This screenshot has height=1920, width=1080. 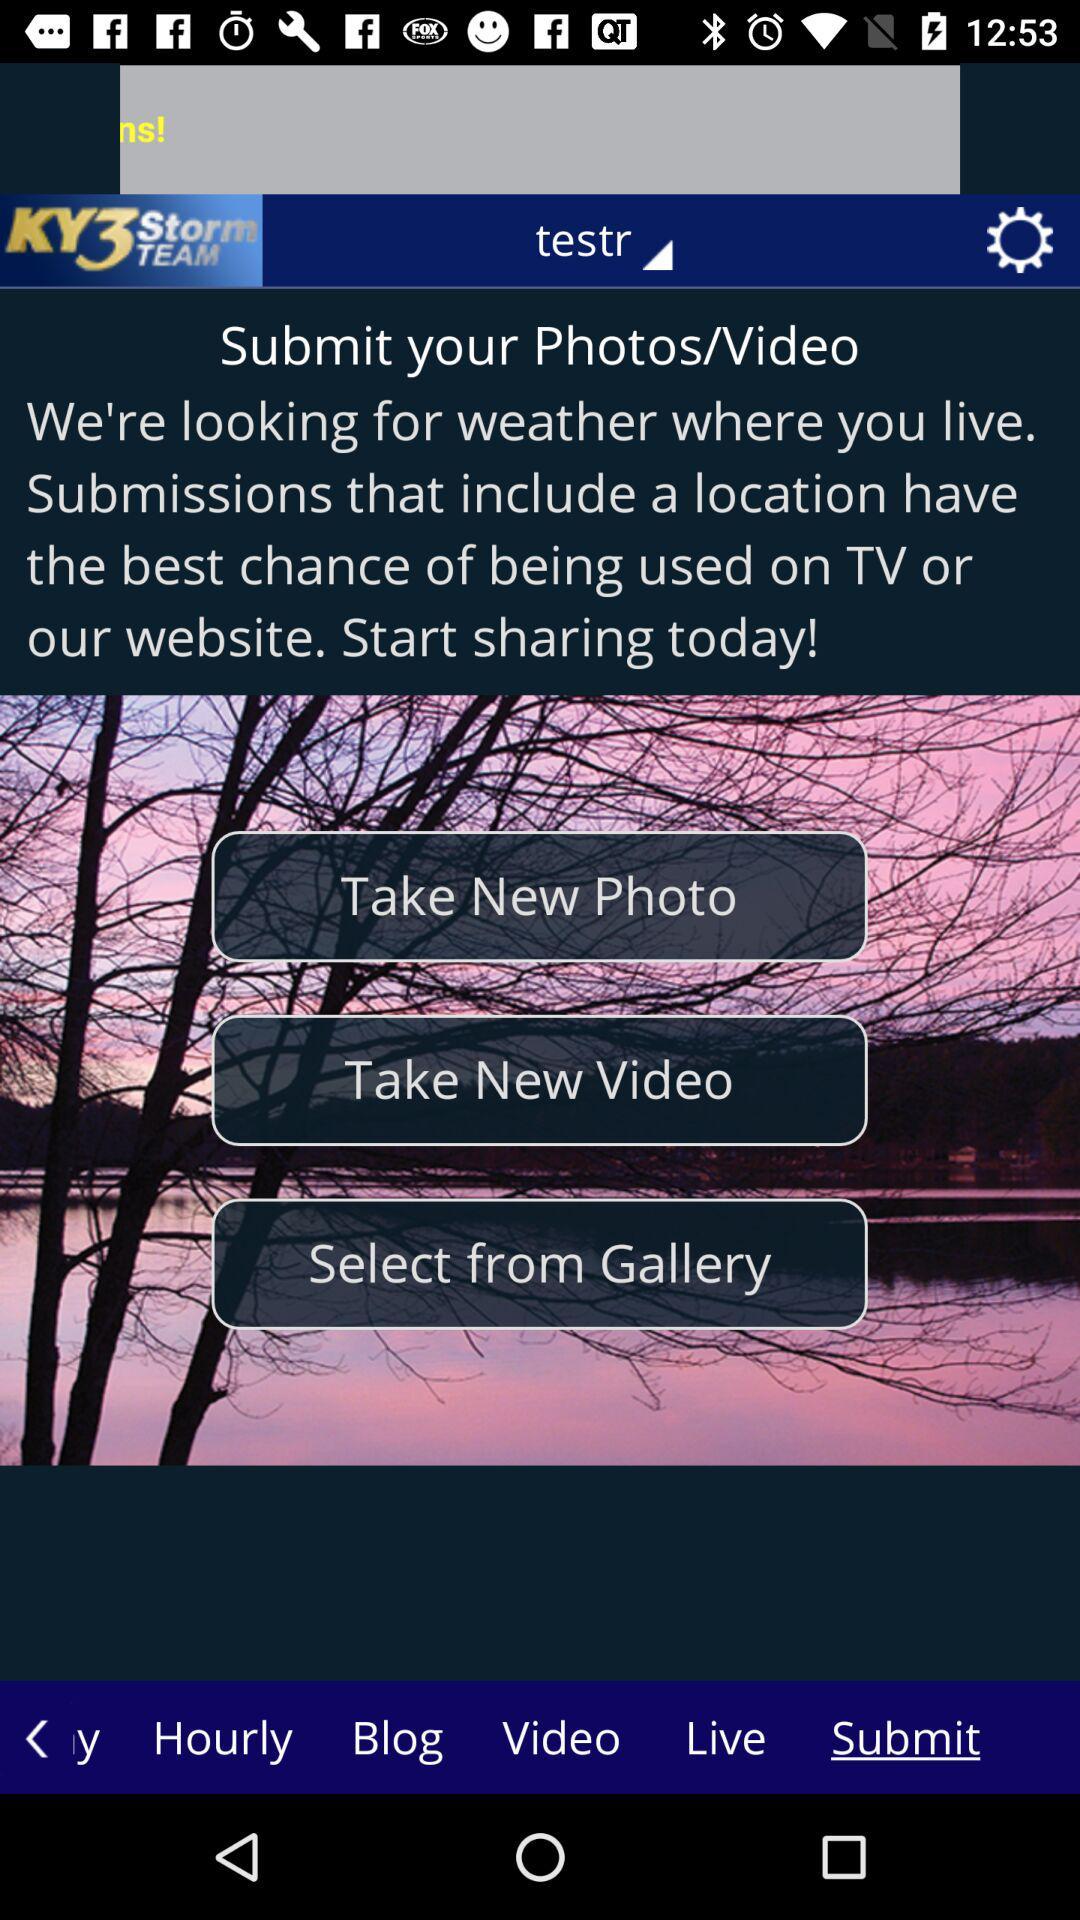 I want to click on the icon below take new video, so click(x=538, y=1263).